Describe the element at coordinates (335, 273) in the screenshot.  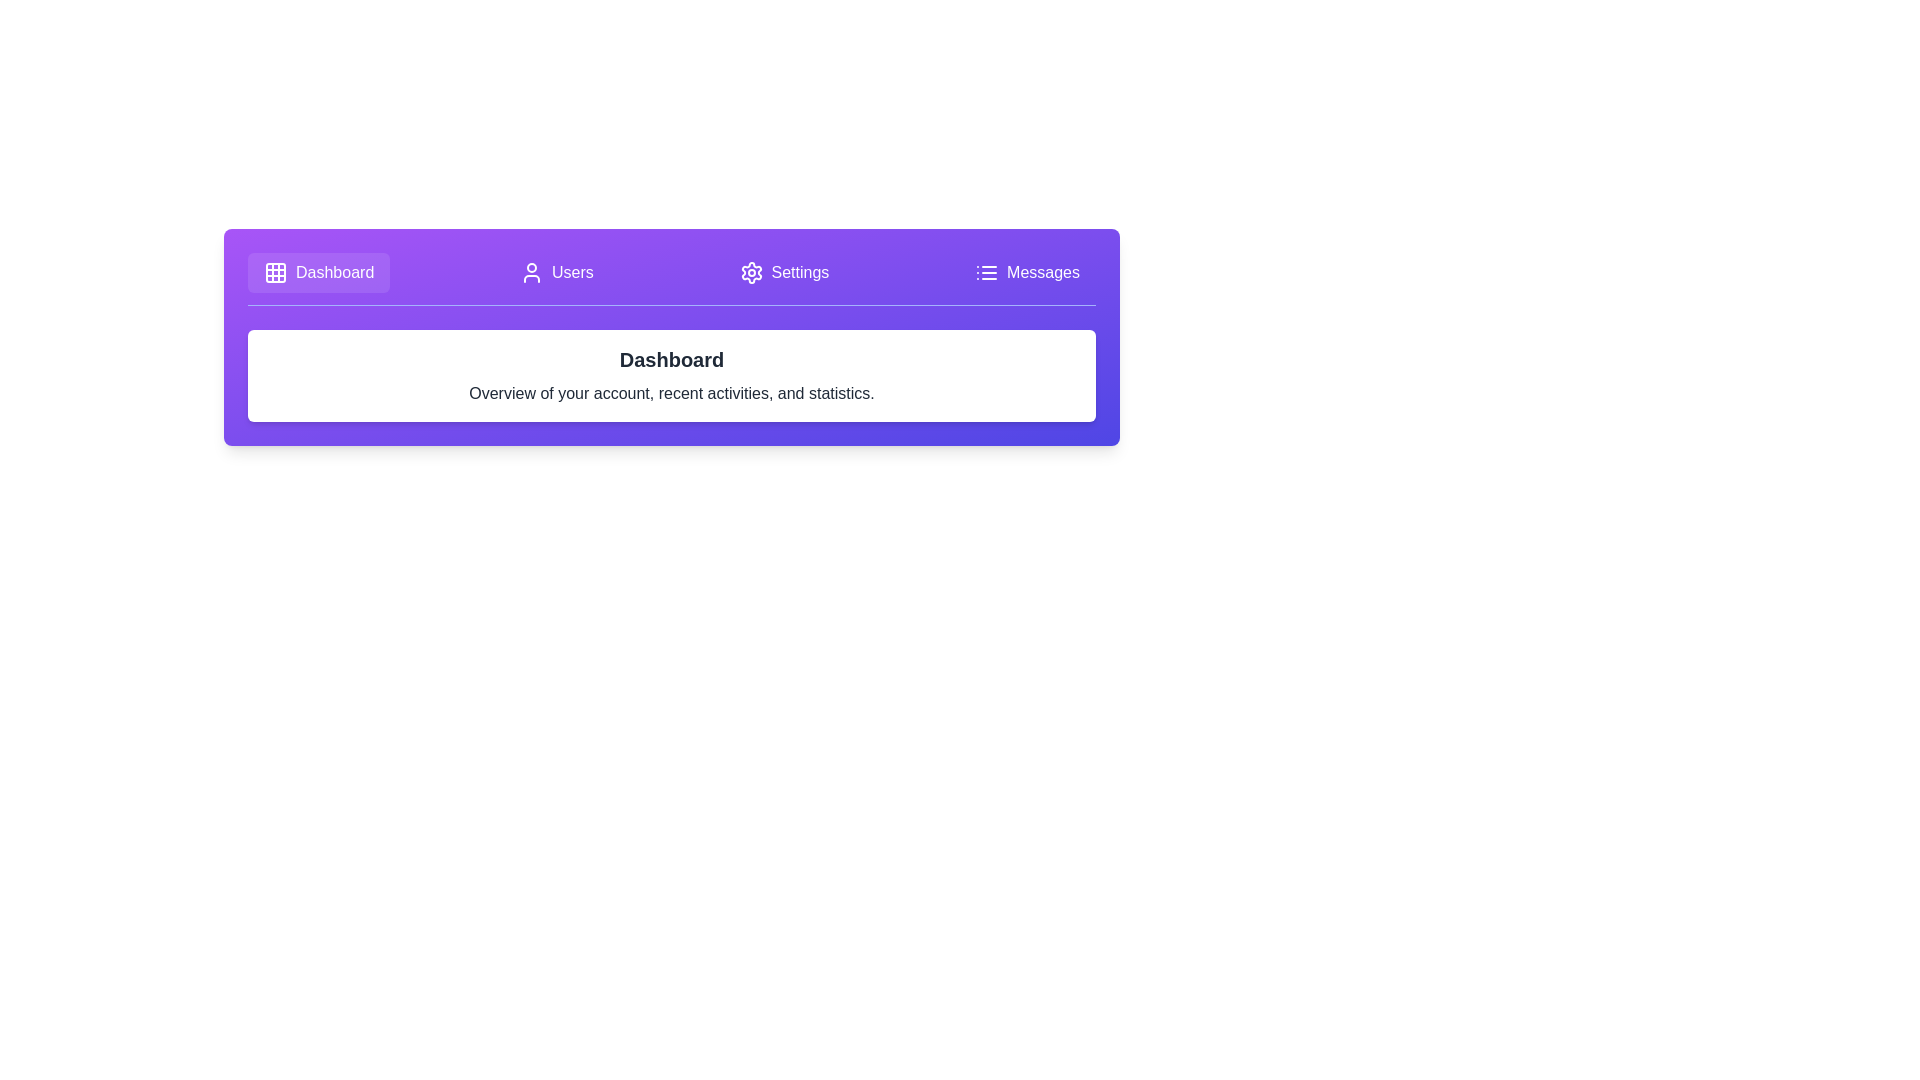
I see `the 'Dashboard' text label located in the top-left menu section, which is associated with navigating to the dashboard` at that location.